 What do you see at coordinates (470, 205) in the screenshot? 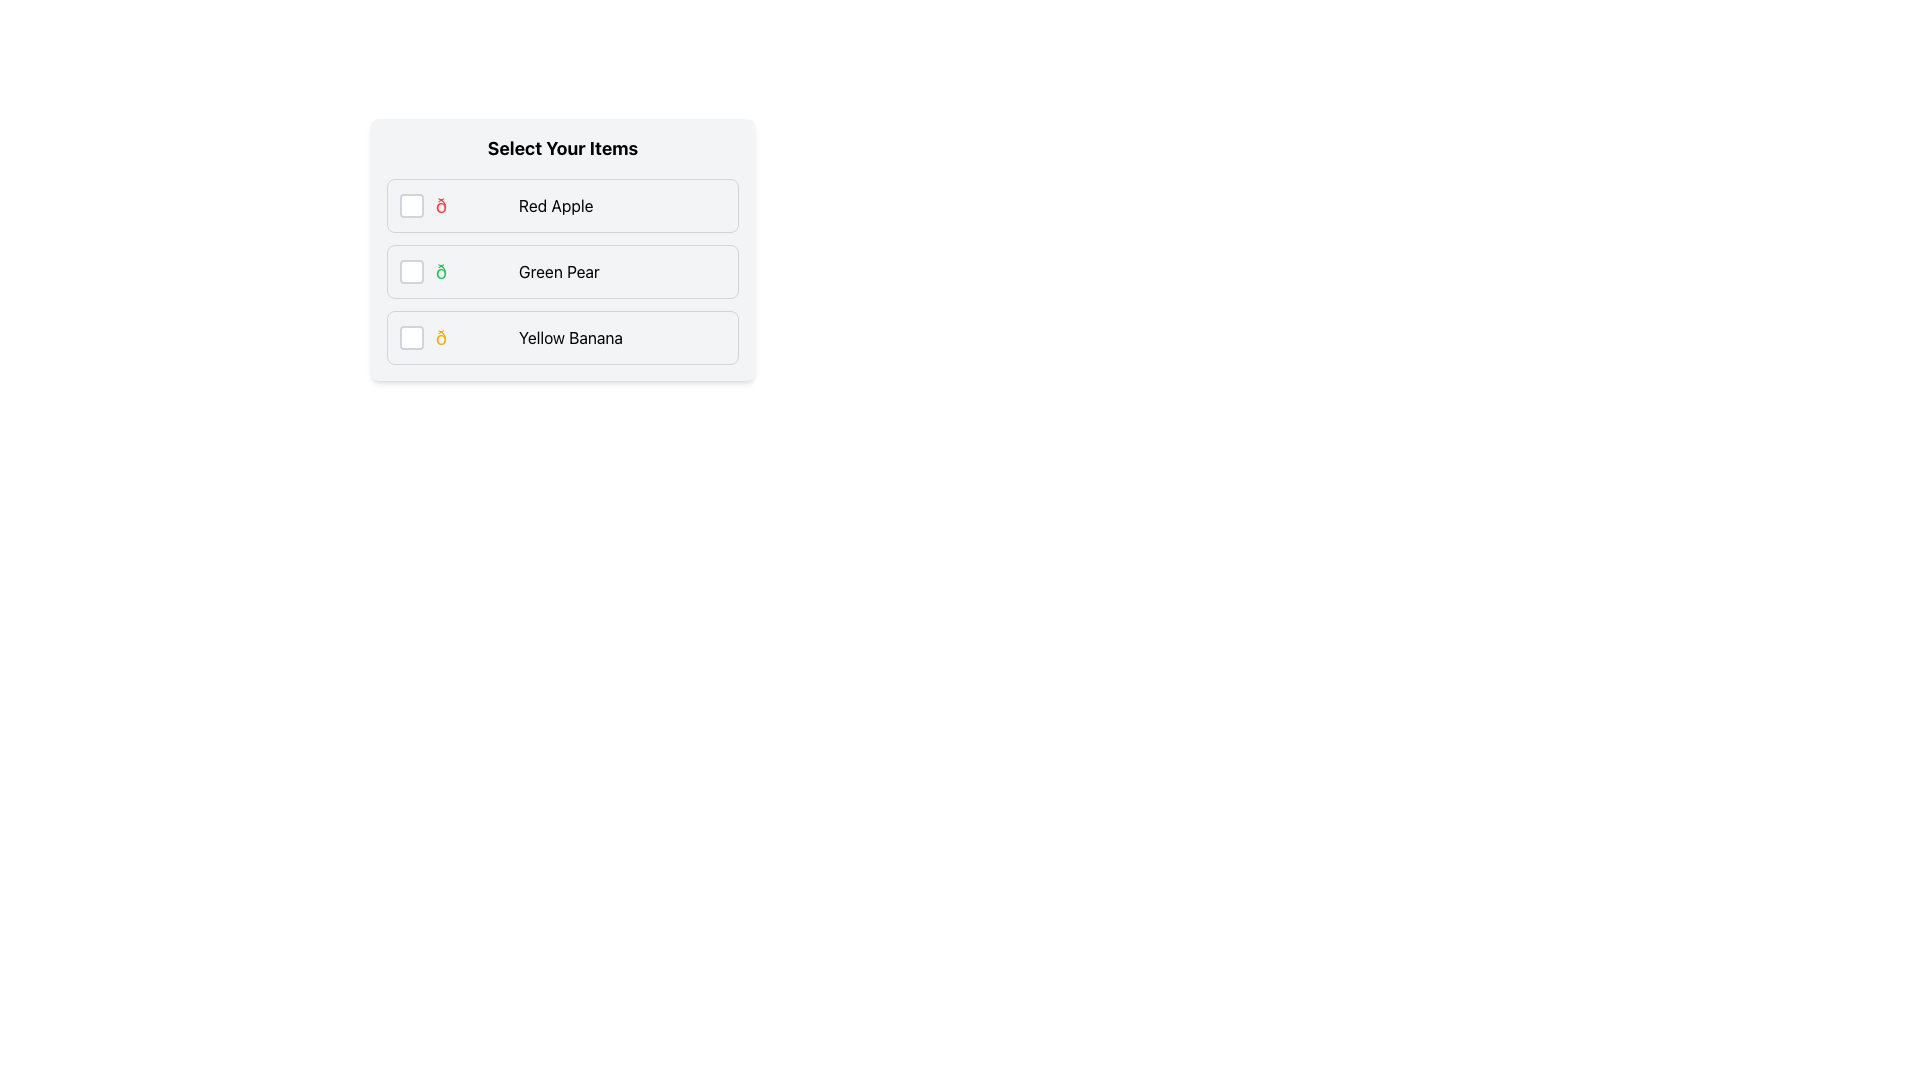
I see `the small red apple emoji located to the right of the checkbox and to the left of the label 'Red Apple' in the first row of the list` at bounding box center [470, 205].